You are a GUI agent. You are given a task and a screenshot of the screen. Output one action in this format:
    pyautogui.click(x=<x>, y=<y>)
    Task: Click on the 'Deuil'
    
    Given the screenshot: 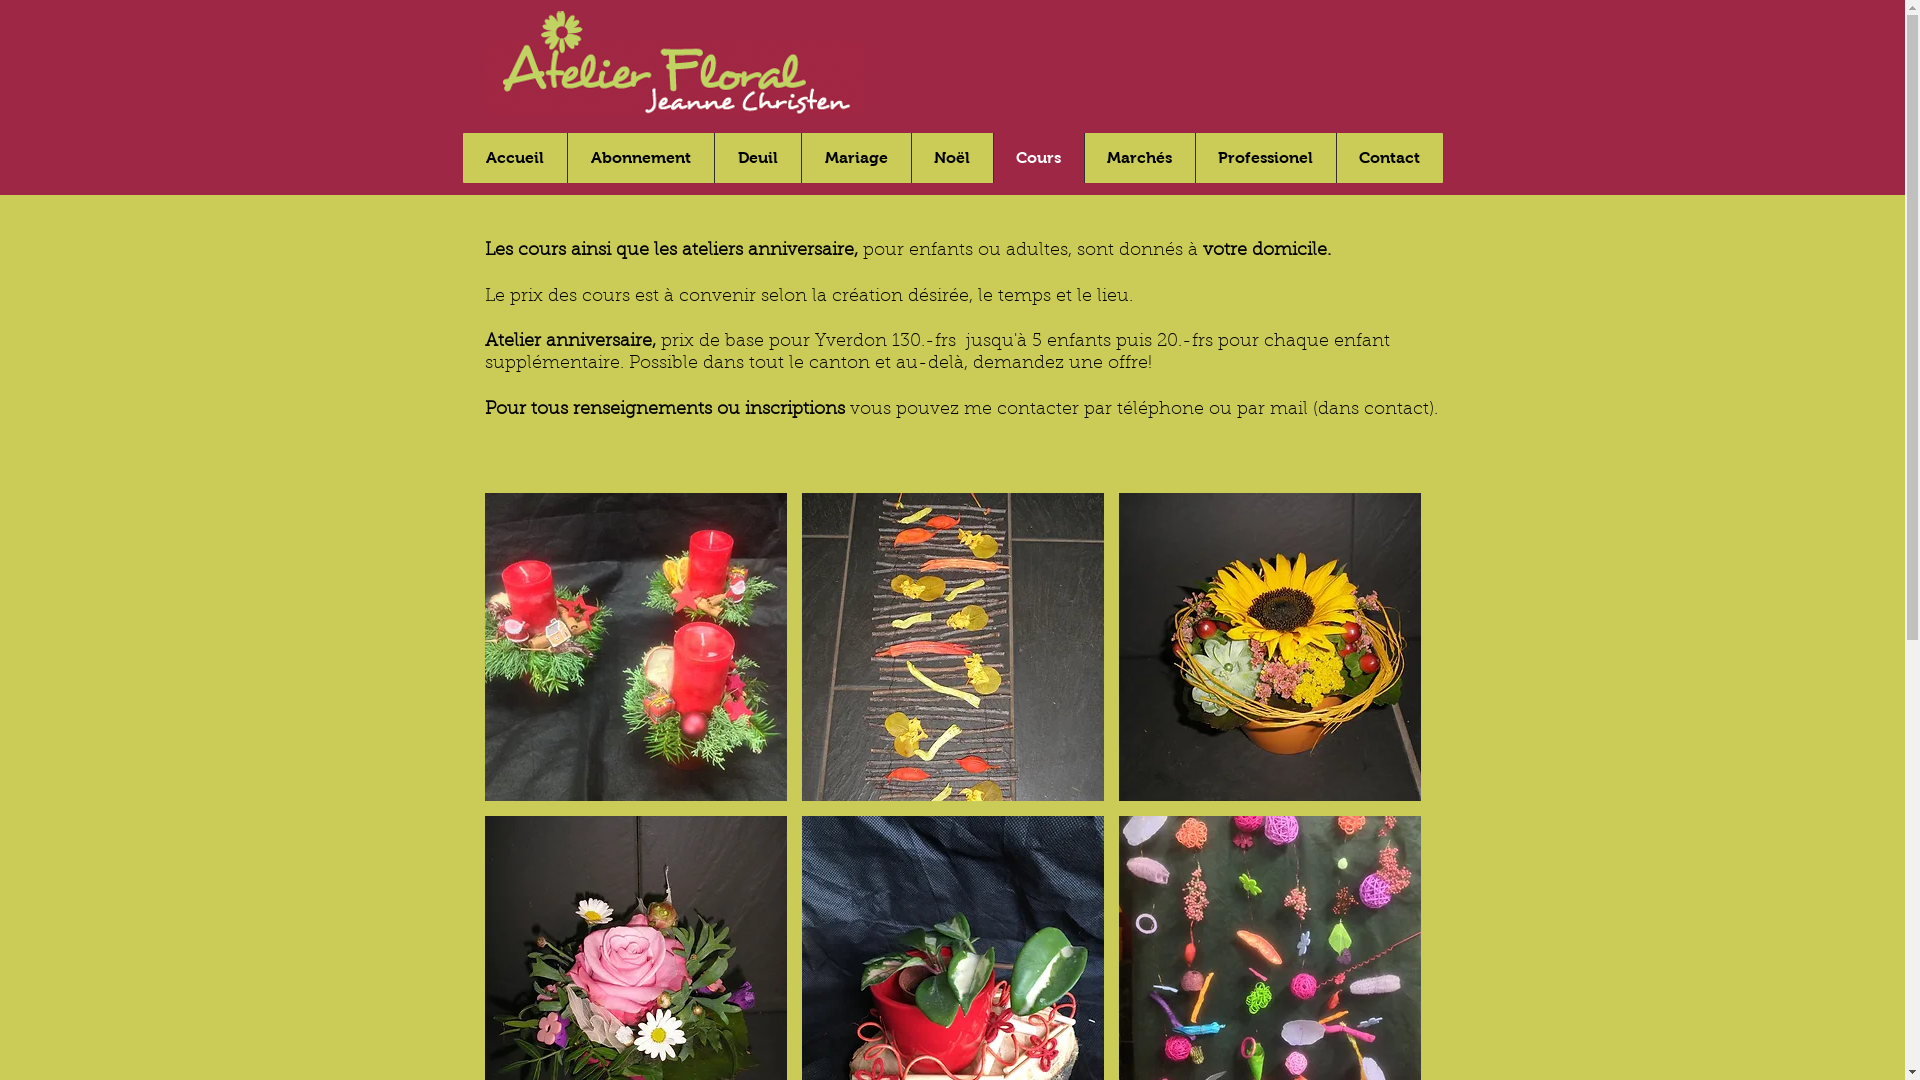 What is the action you would take?
    pyautogui.click(x=714, y=157)
    